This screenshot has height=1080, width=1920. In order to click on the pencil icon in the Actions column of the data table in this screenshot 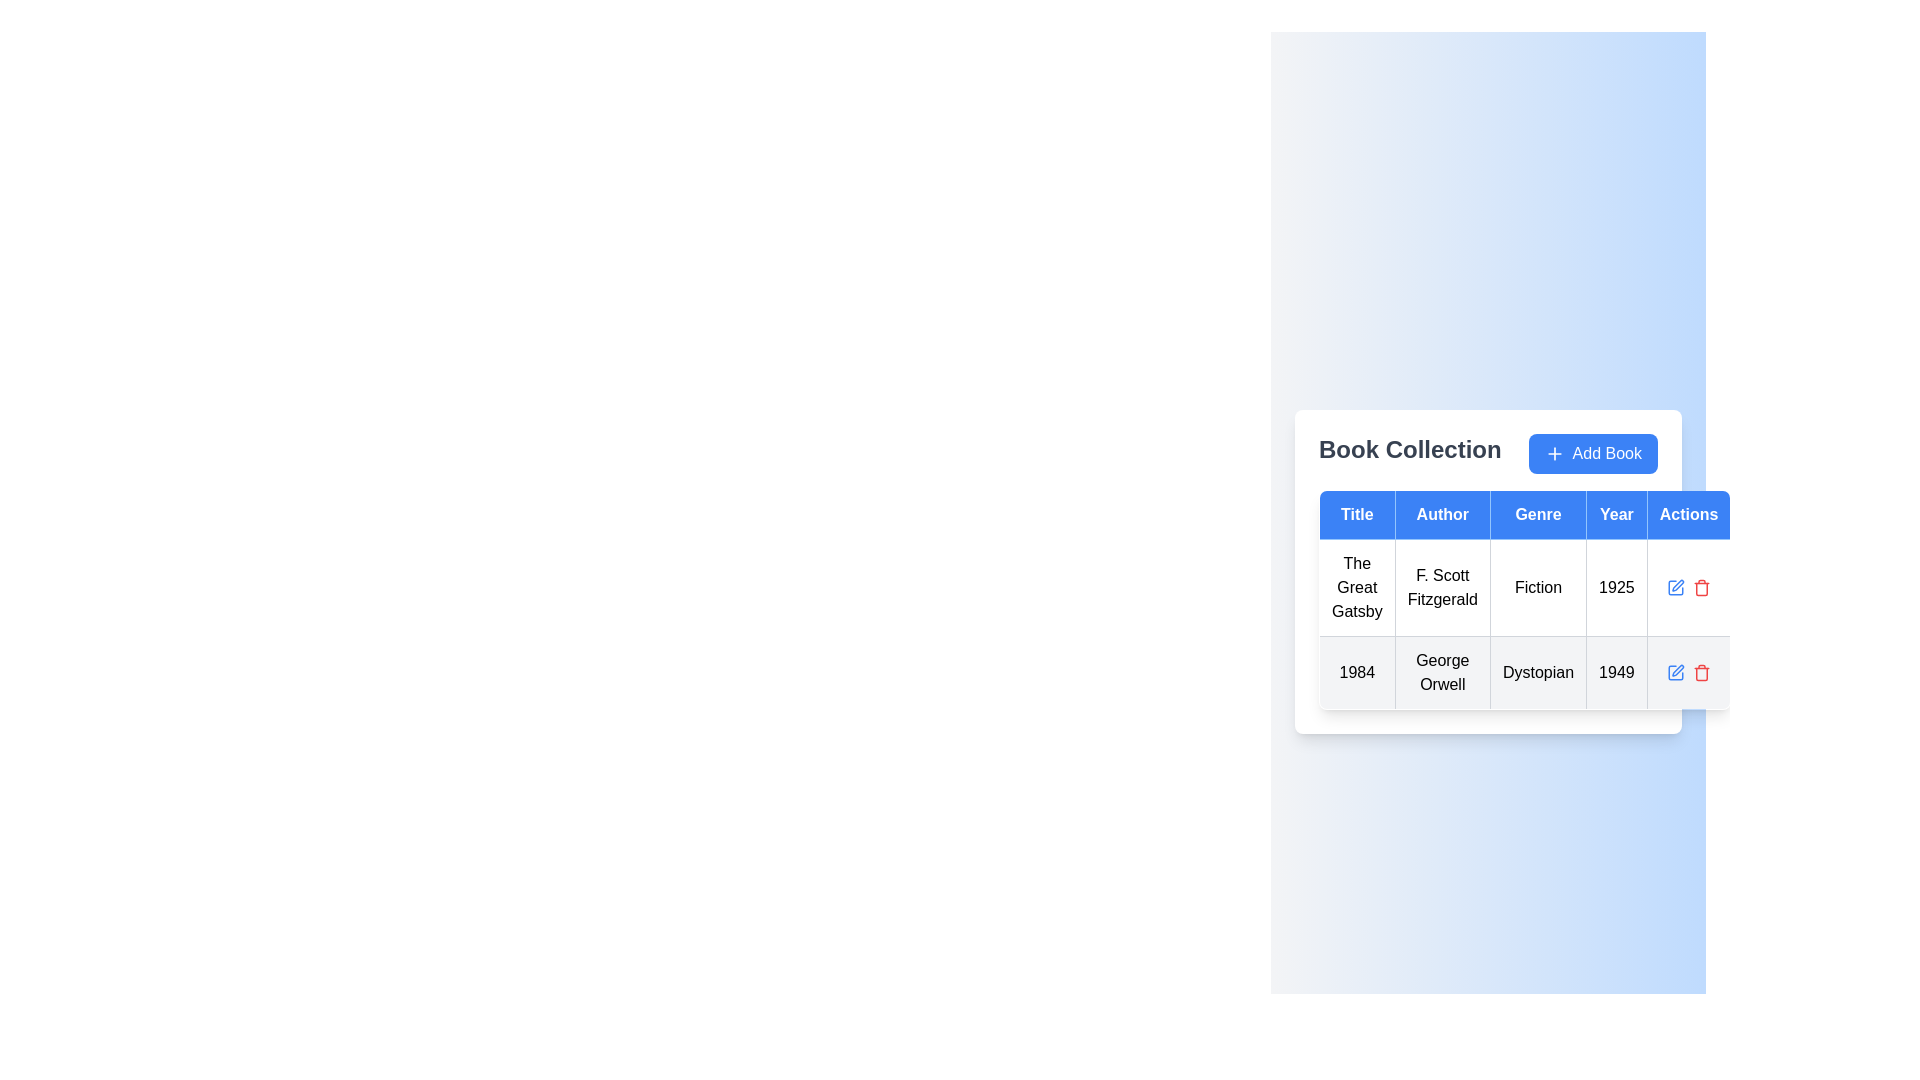, I will do `click(1688, 586)`.